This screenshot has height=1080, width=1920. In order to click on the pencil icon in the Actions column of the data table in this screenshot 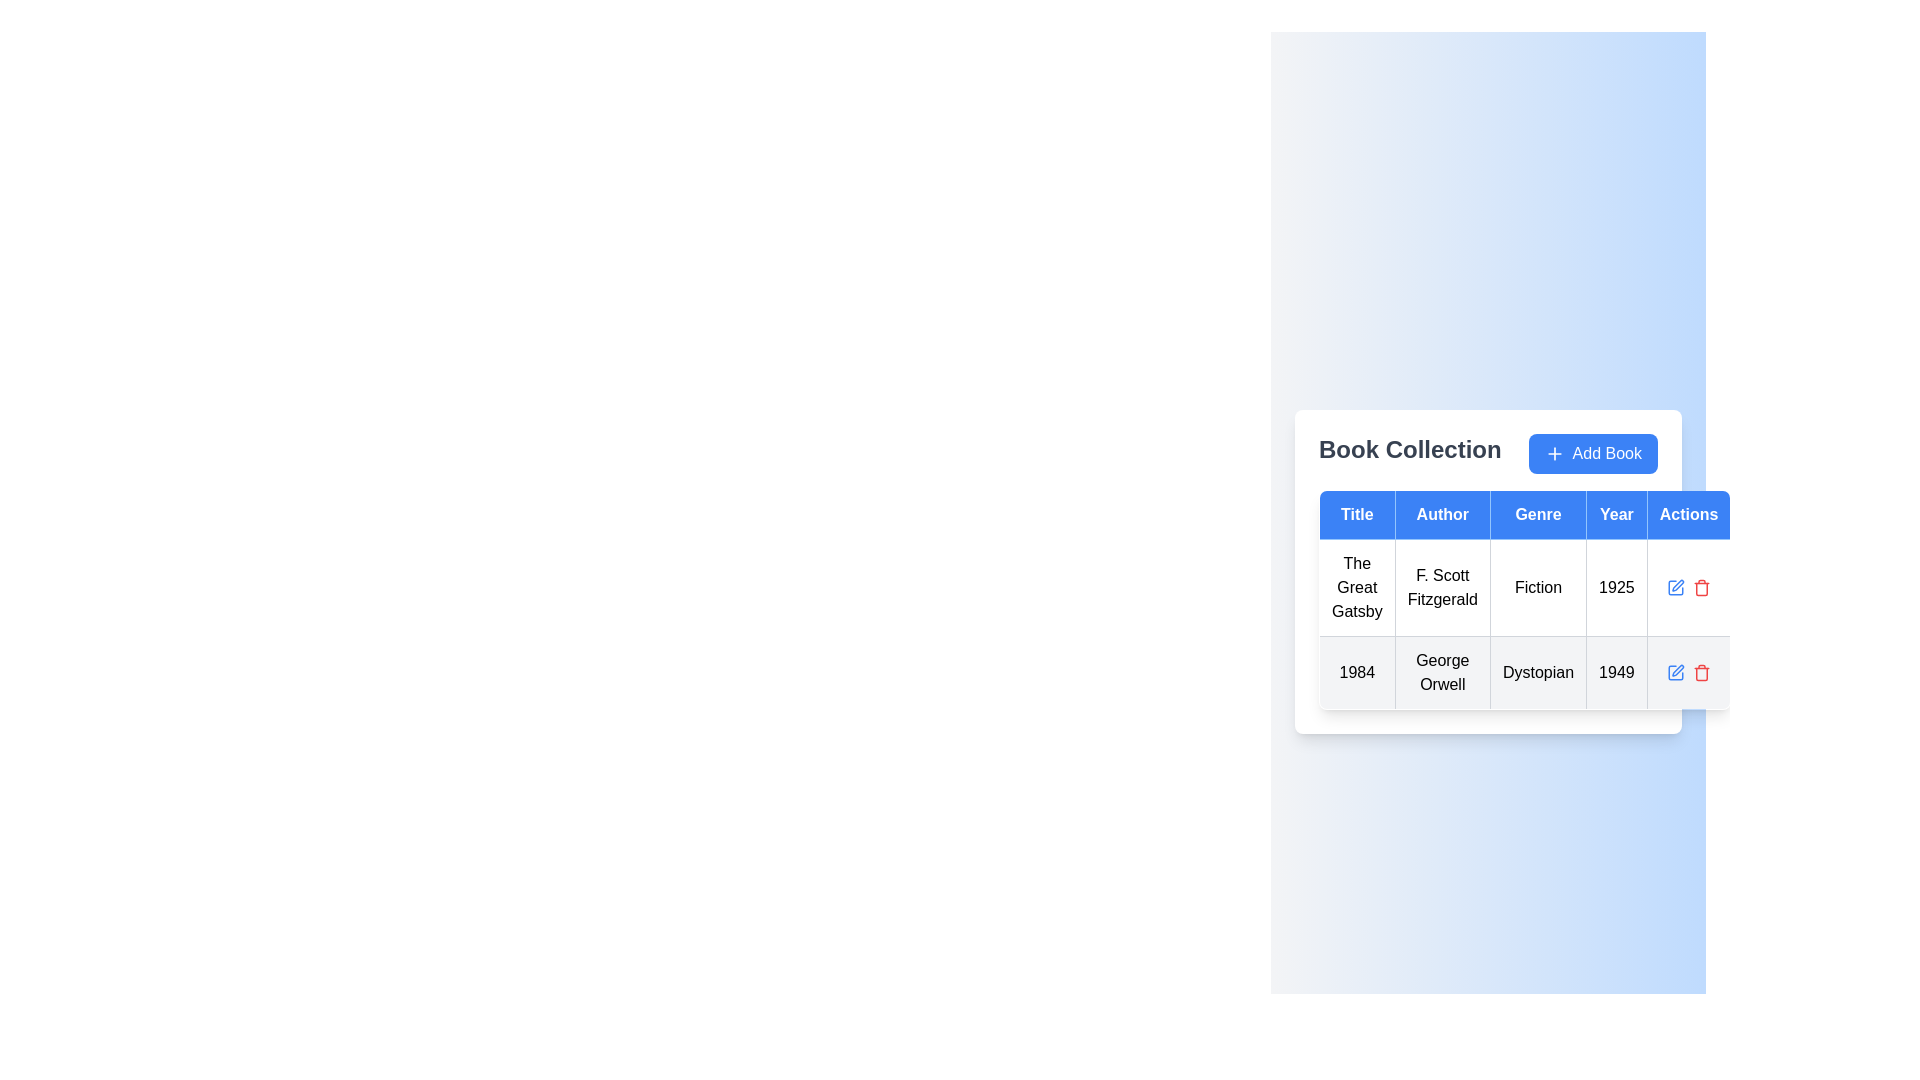, I will do `click(1688, 586)`.